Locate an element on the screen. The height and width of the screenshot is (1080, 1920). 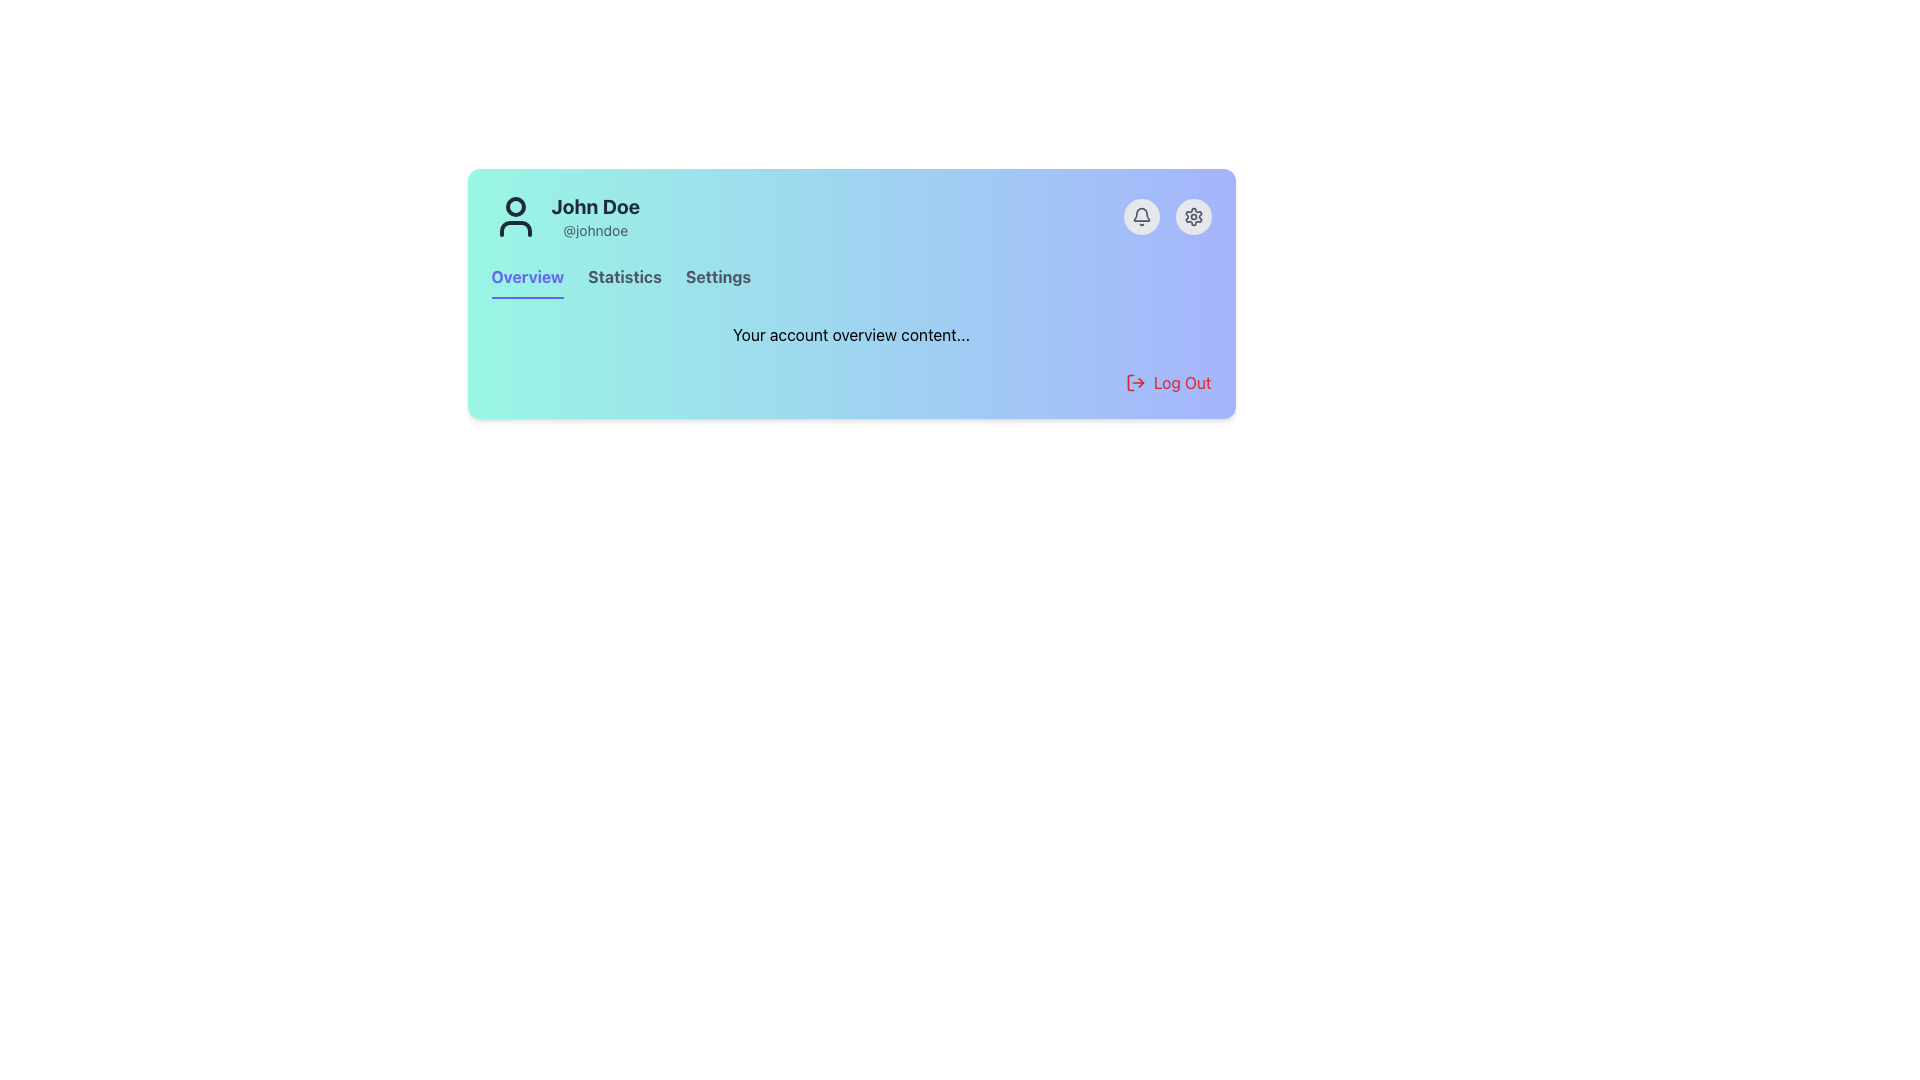
the user profile icon, which is a dark gray silhouette of a person located at the top left corner of the card, aligned with the user's display name and username is located at coordinates (515, 216).